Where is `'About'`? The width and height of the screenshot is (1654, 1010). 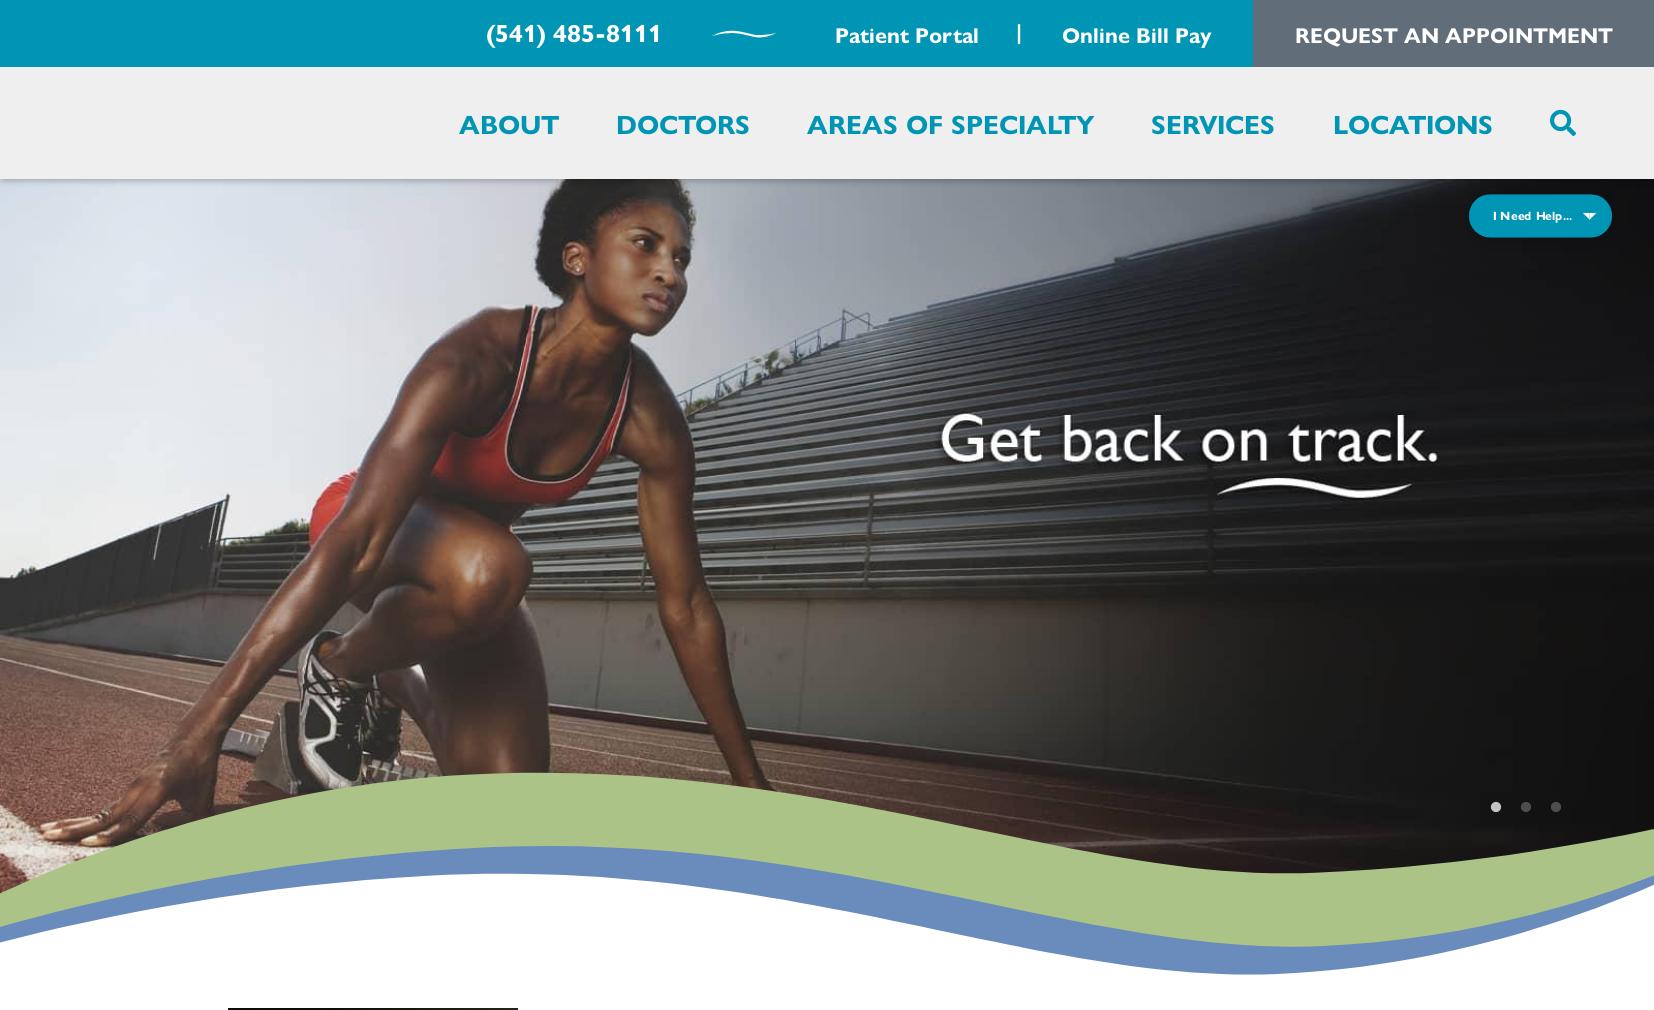
'About' is located at coordinates (507, 121).